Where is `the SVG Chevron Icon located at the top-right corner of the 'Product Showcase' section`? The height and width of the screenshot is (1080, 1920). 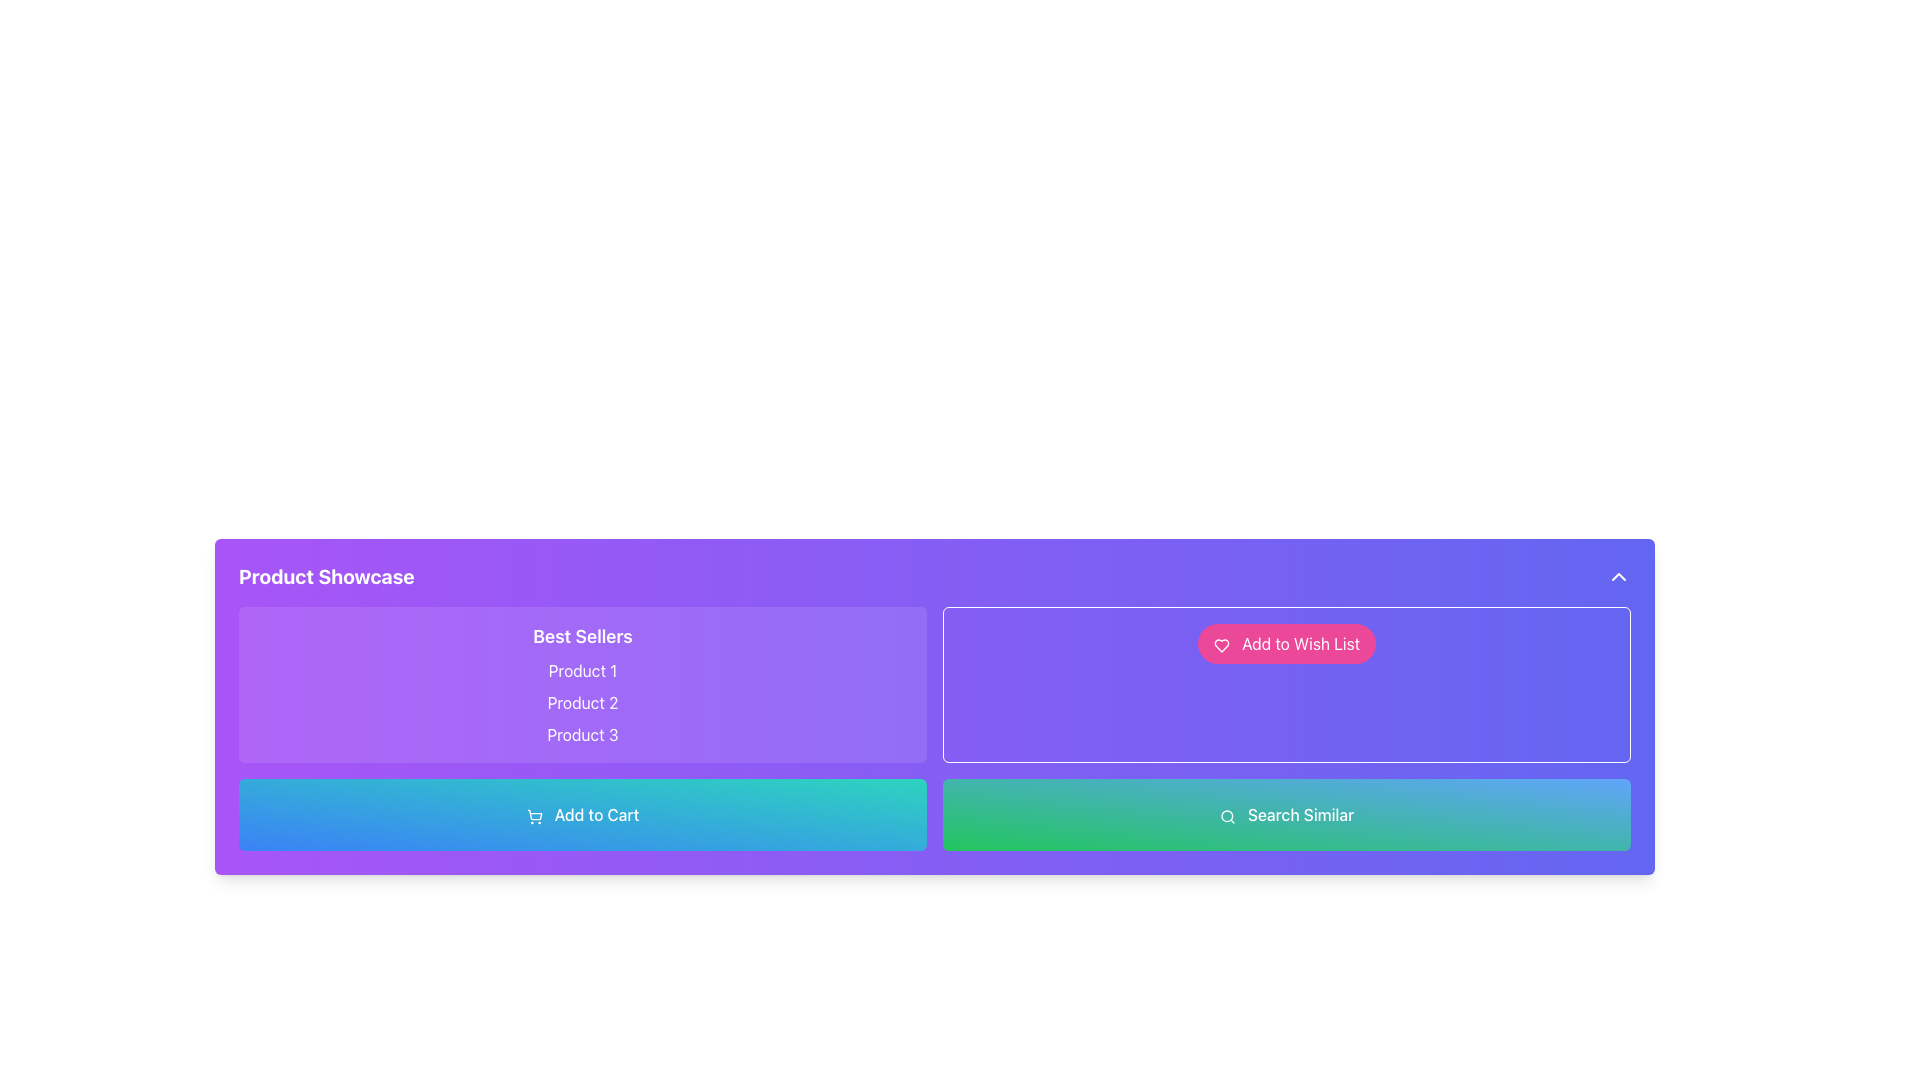 the SVG Chevron Icon located at the top-right corner of the 'Product Showcase' section is located at coordinates (1618, 577).